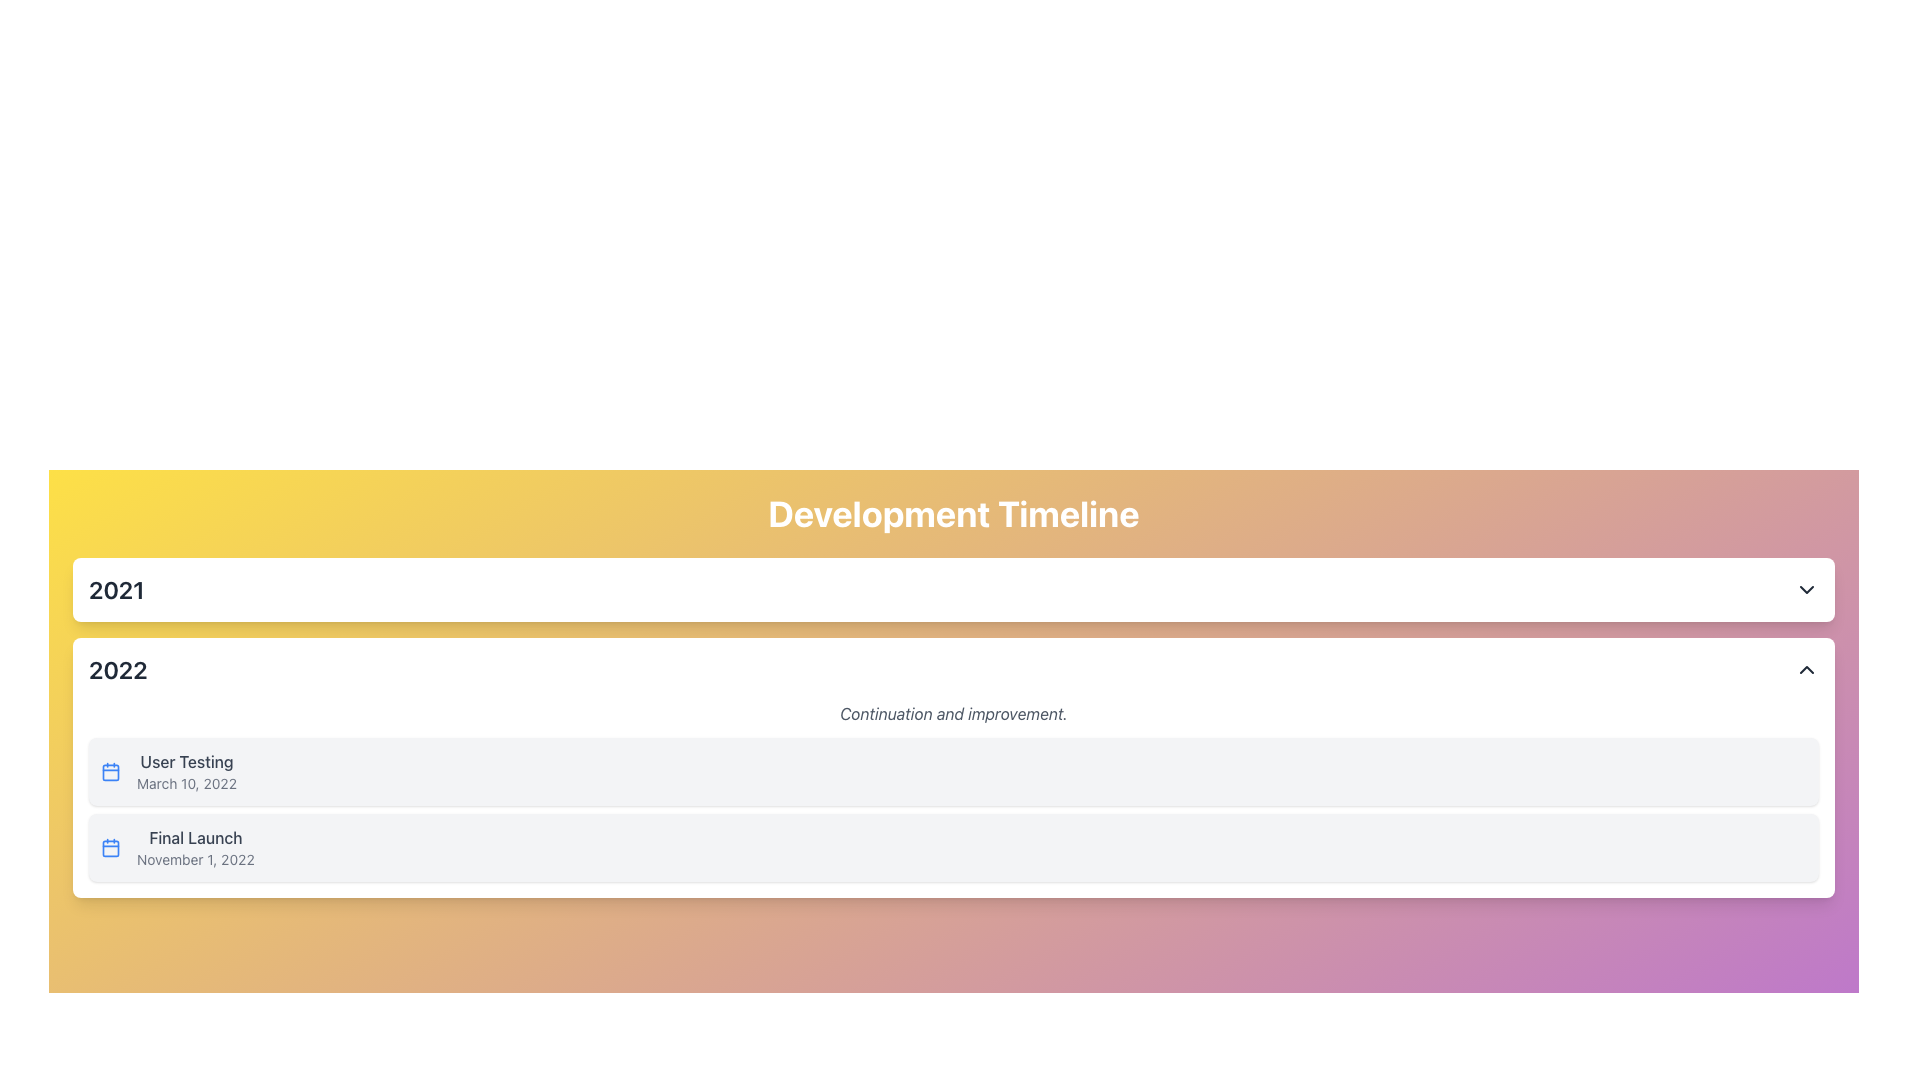  Describe the element at coordinates (195, 859) in the screenshot. I see `visual styling of the text label displaying 'November 1, 2022', which is located below the 'Final Launch' event in the timeline` at that location.